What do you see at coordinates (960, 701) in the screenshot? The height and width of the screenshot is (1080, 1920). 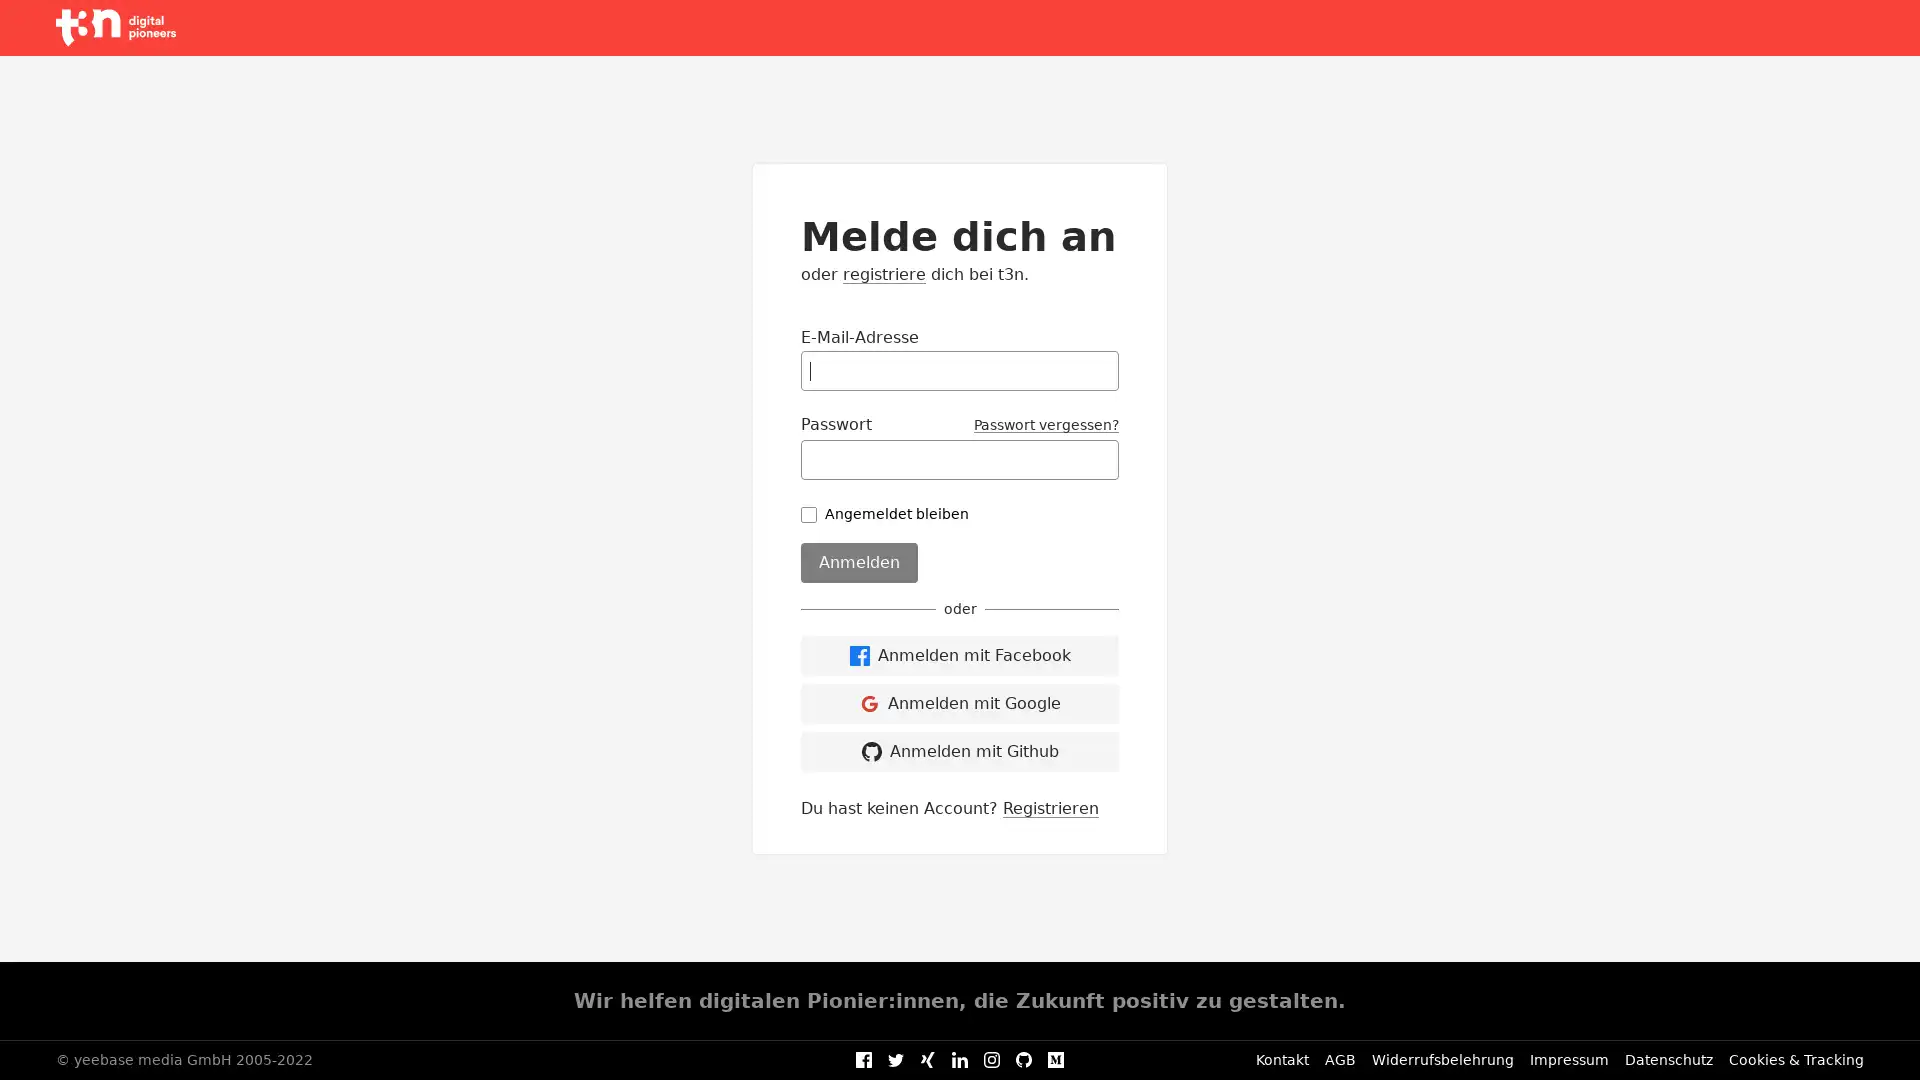 I see `Anmelden mit Google` at bounding box center [960, 701].